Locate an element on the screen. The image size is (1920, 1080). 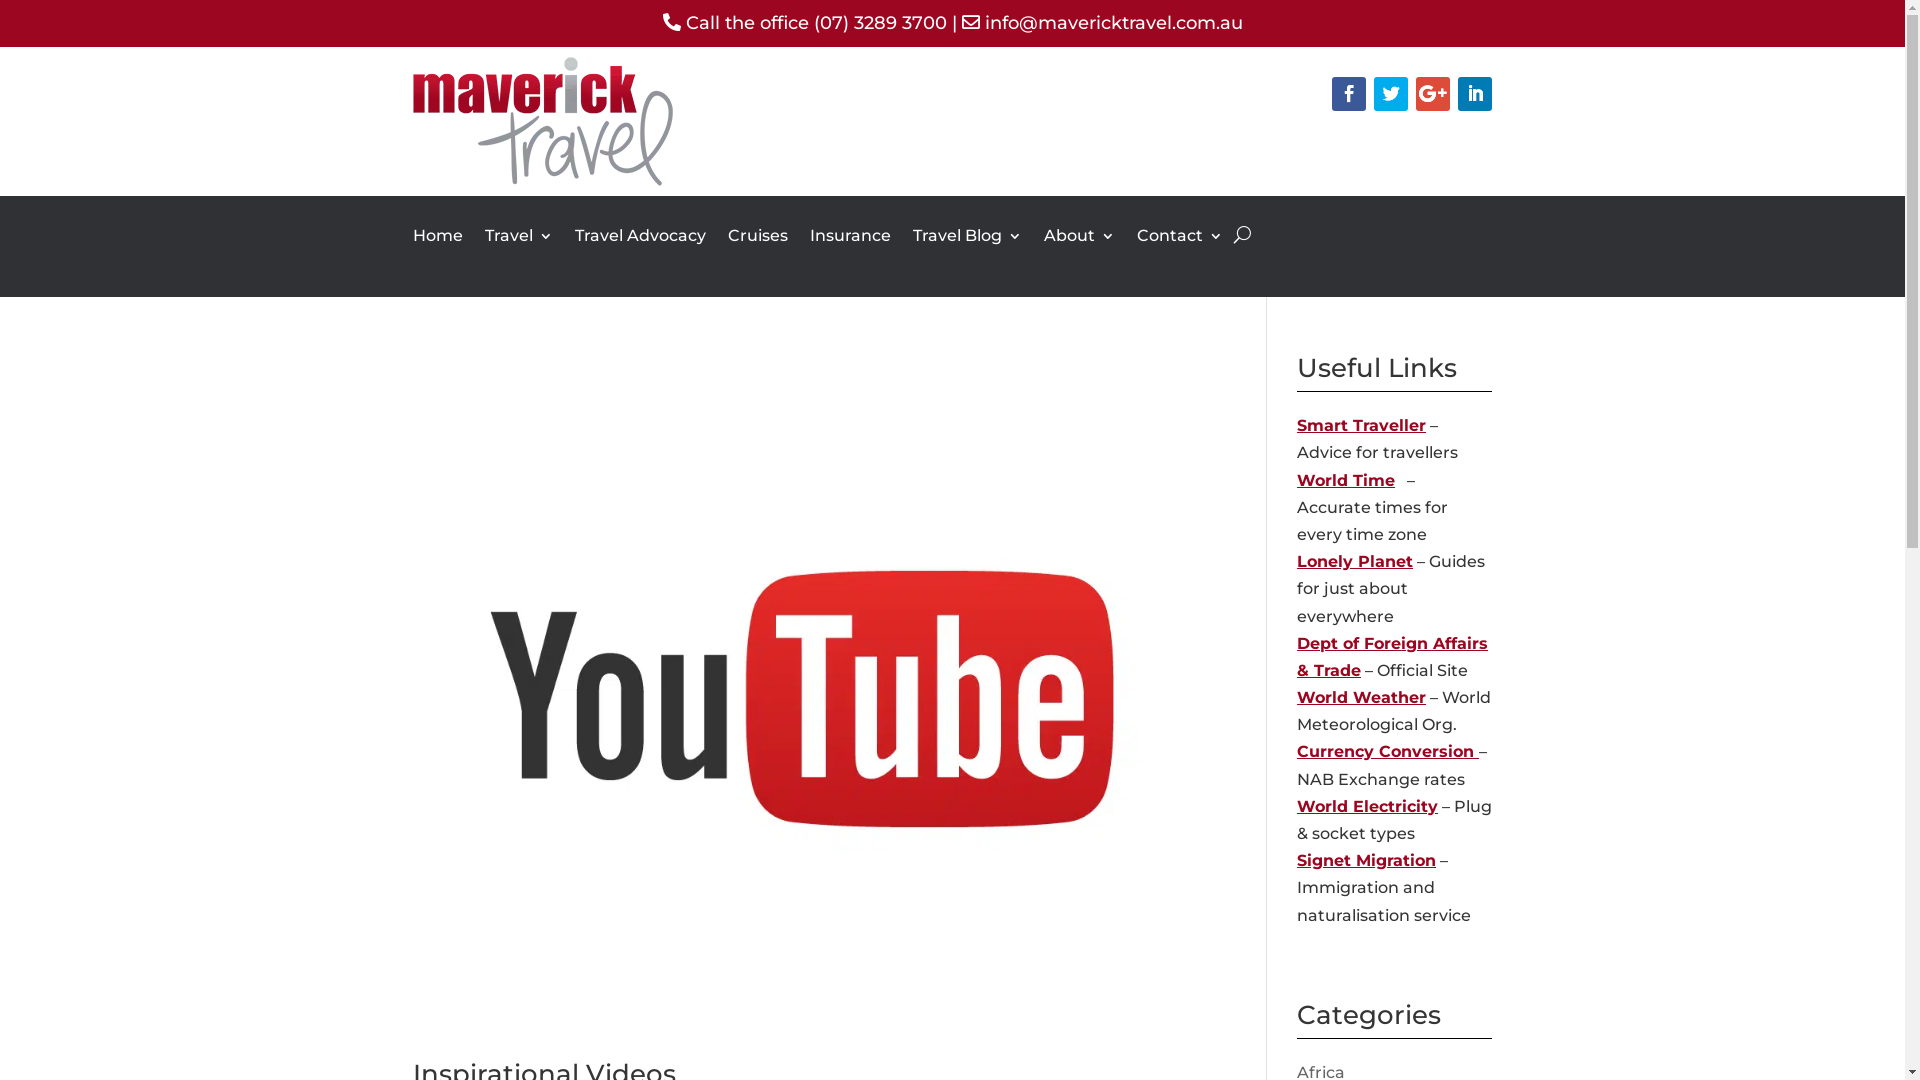
'World Weather' is located at coordinates (1360, 696).